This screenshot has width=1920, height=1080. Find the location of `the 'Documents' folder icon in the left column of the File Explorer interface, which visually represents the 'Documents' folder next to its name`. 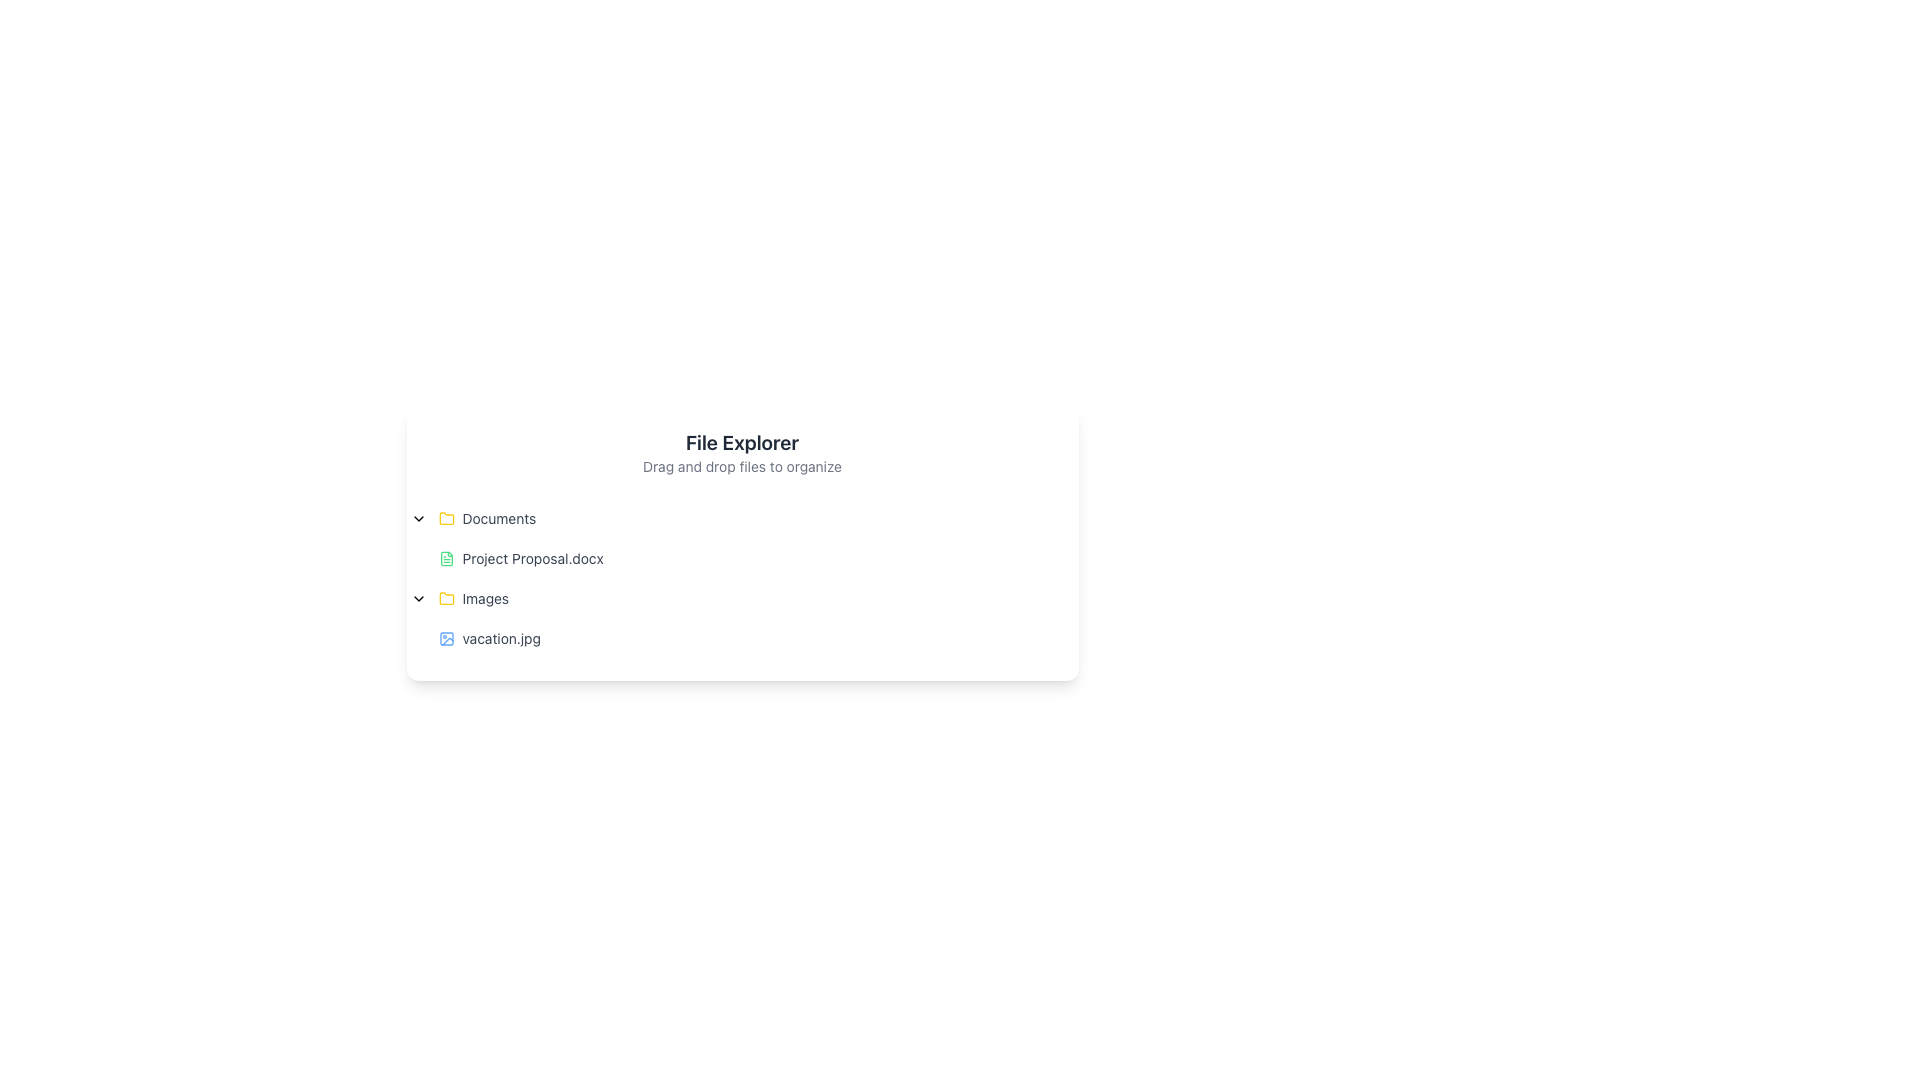

the 'Documents' folder icon in the left column of the File Explorer interface, which visually represents the 'Documents' folder next to its name is located at coordinates (445, 597).